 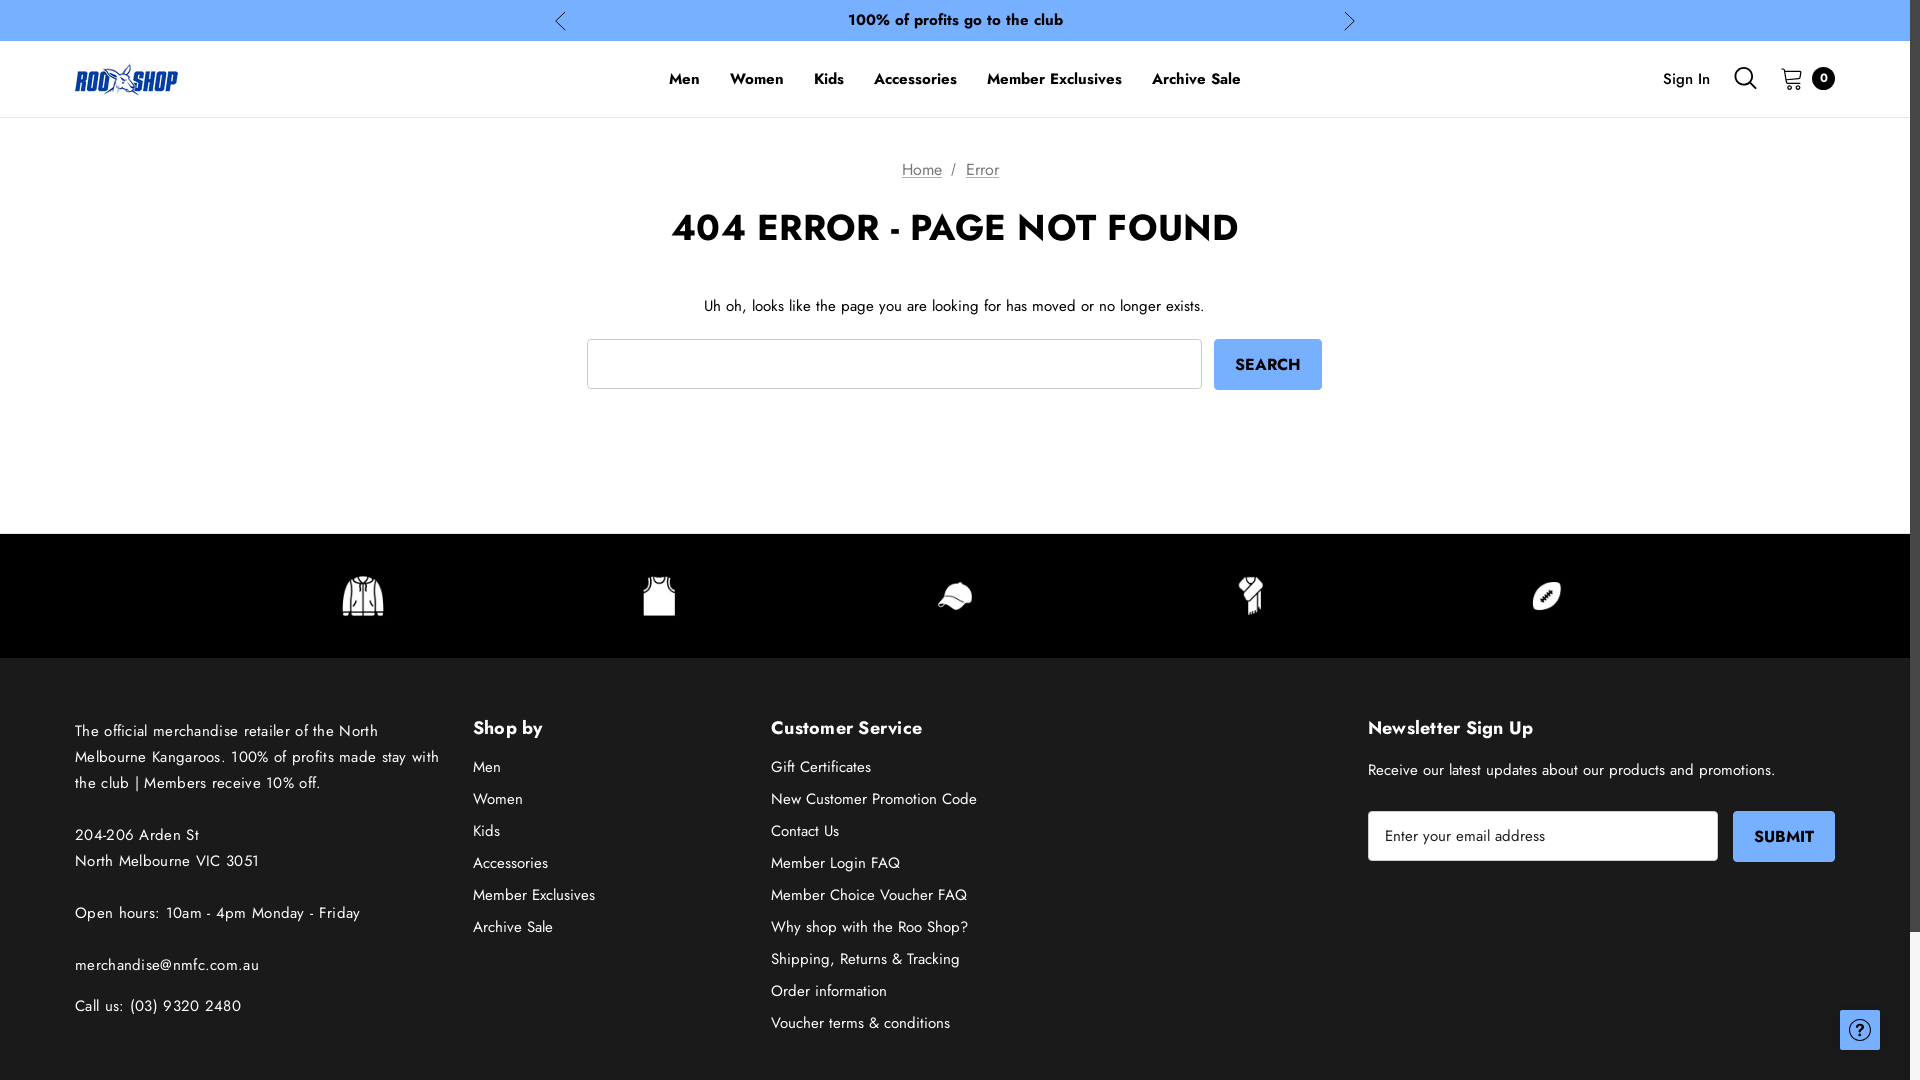 What do you see at coordinates (770, 766) in the screenshot?
I see `'Gift Certificates'` at bounding box center [770, 766].